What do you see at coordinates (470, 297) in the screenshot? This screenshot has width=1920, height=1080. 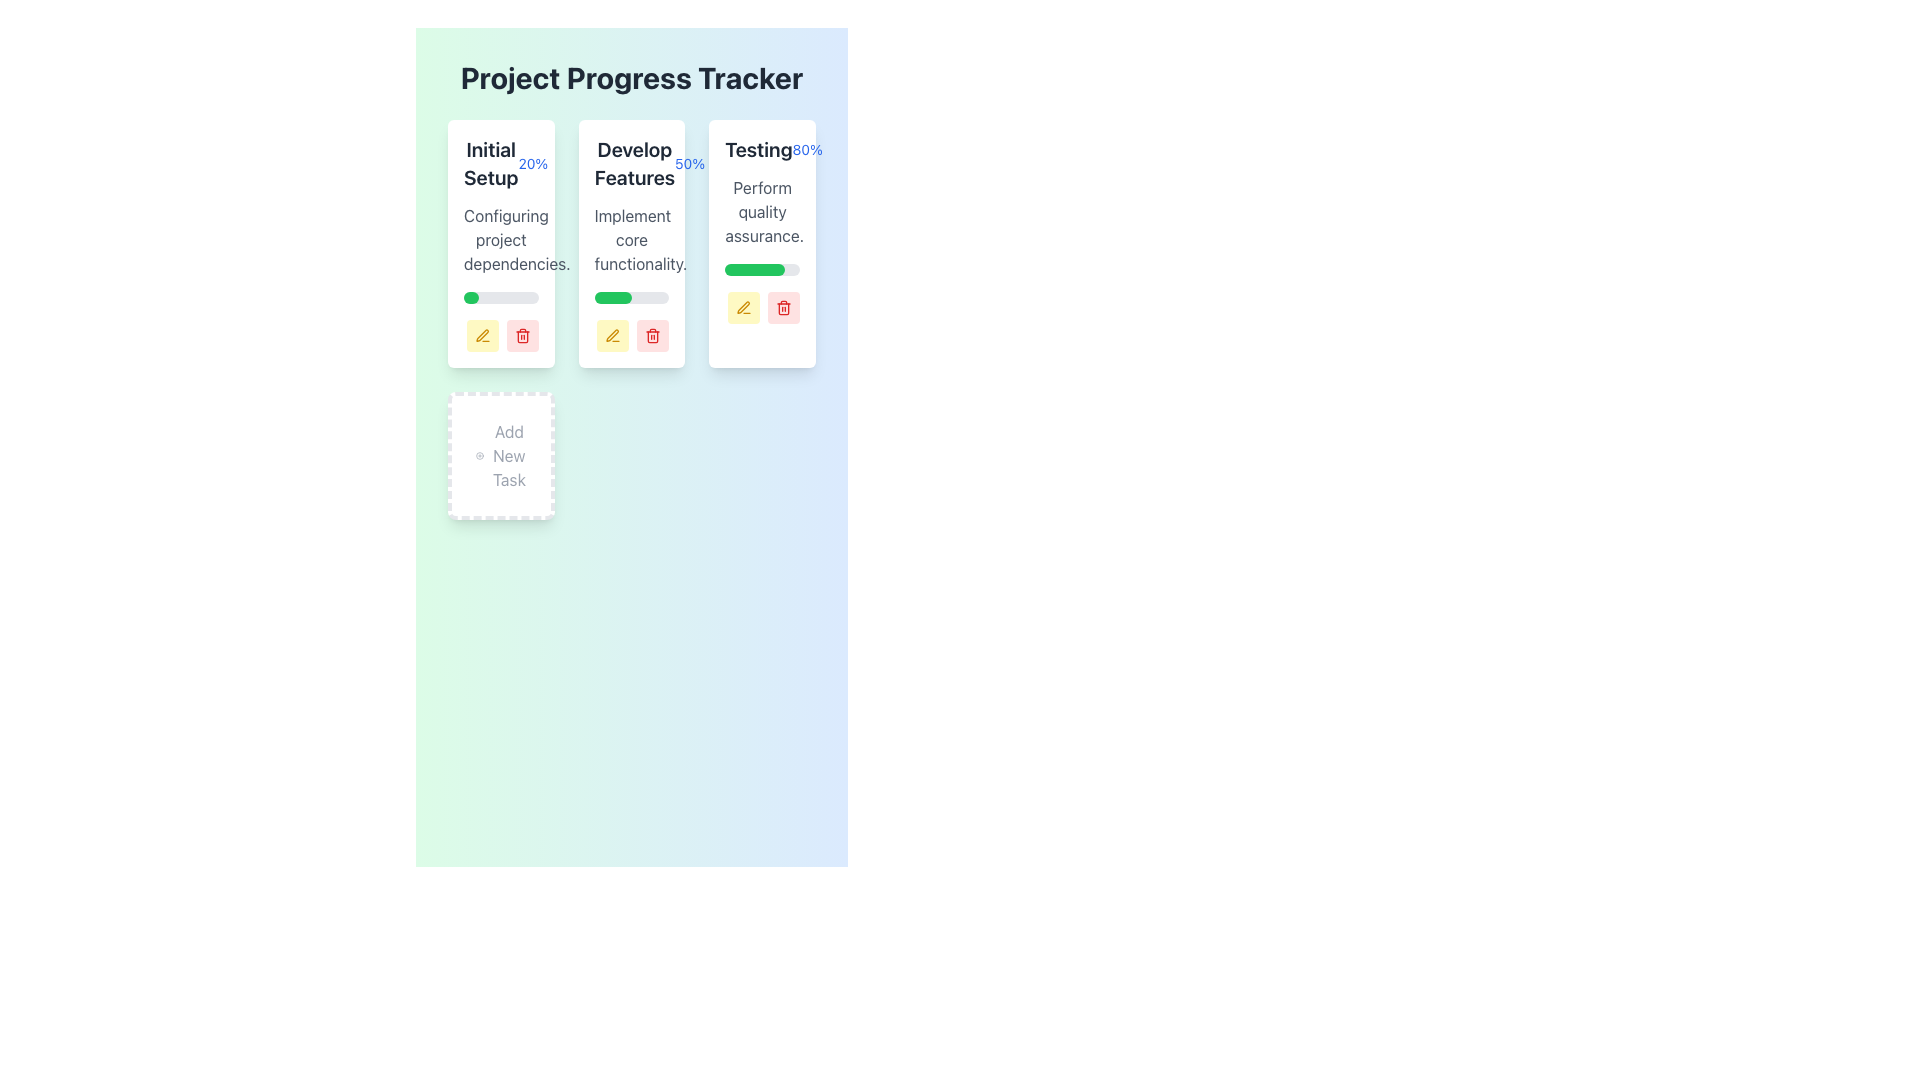 I see `the progress percentage of the green-styled Progress Bar Segment located at the start of the 'Develop Features' card section` at bounding box center [470, 297].